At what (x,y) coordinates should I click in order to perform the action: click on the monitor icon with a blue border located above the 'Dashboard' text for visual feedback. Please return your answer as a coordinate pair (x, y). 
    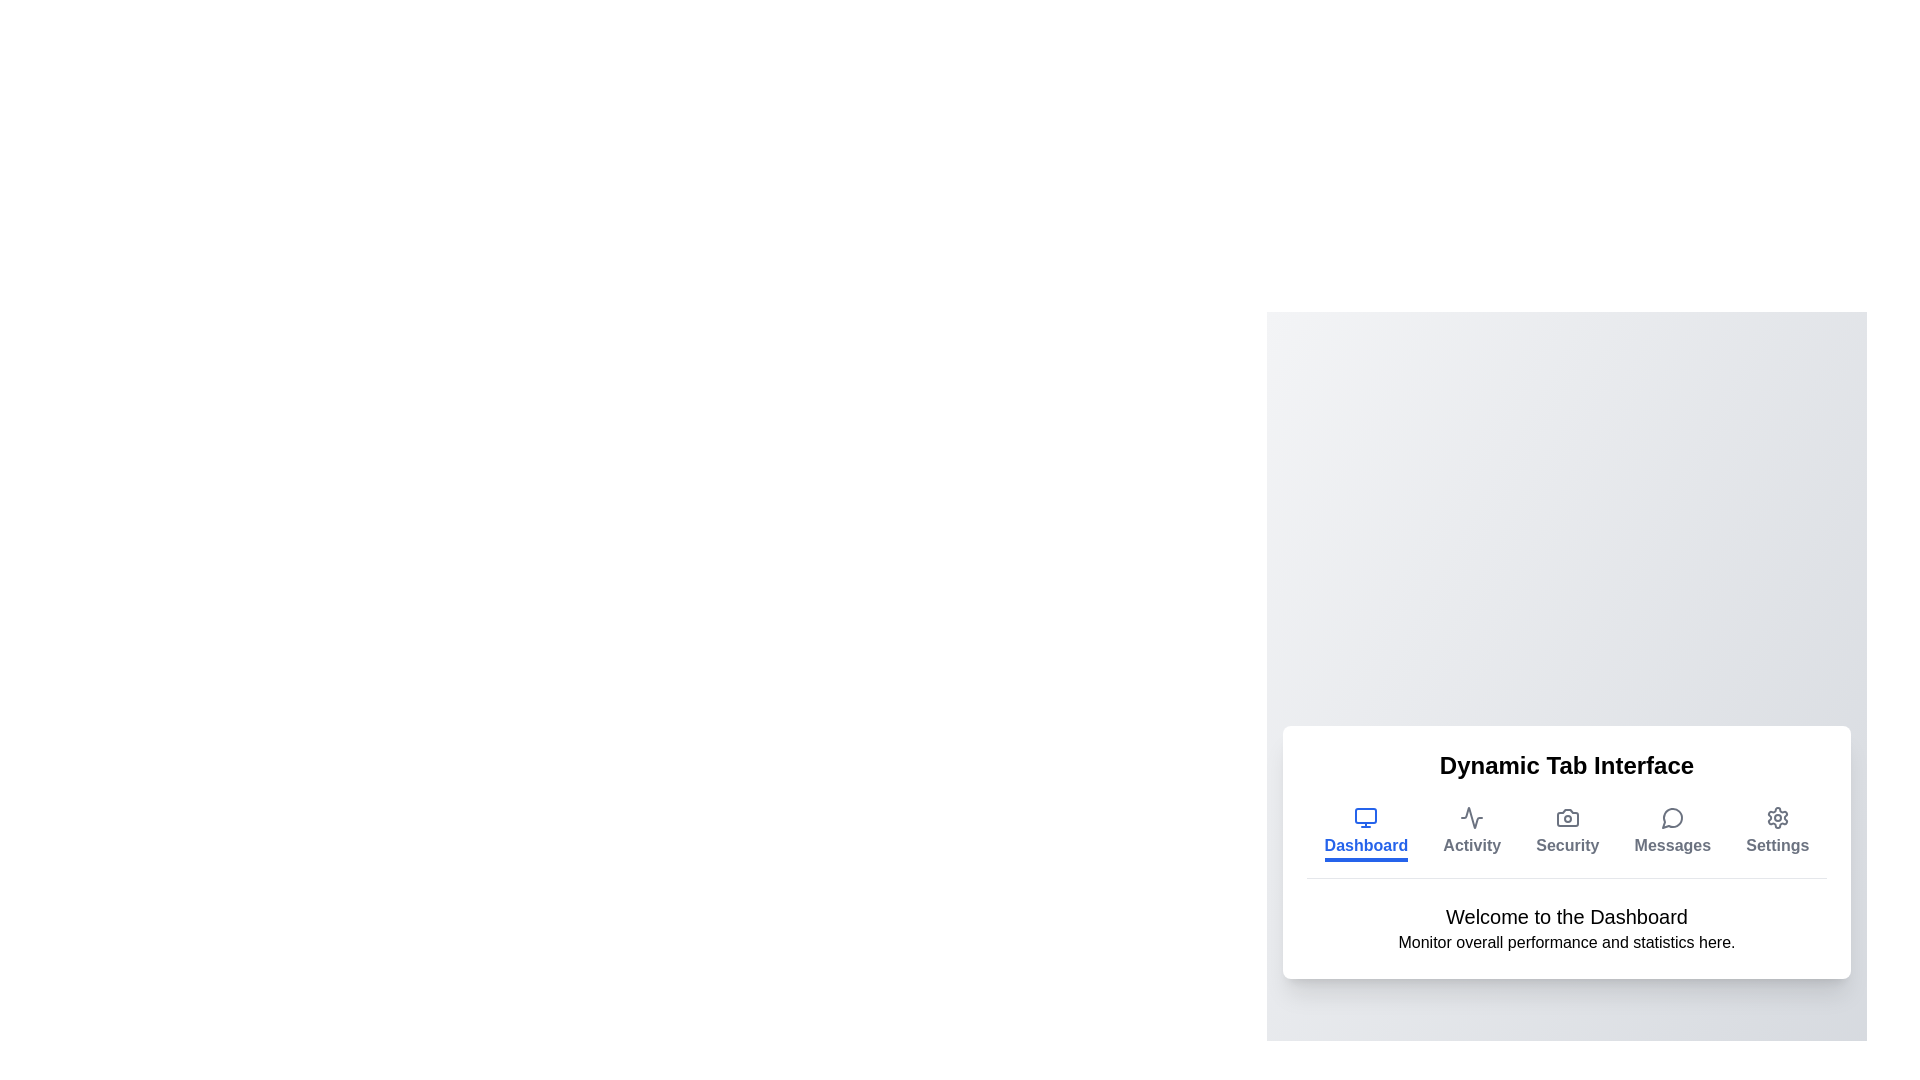
    Looking at the image, I should click on (1365, 817).